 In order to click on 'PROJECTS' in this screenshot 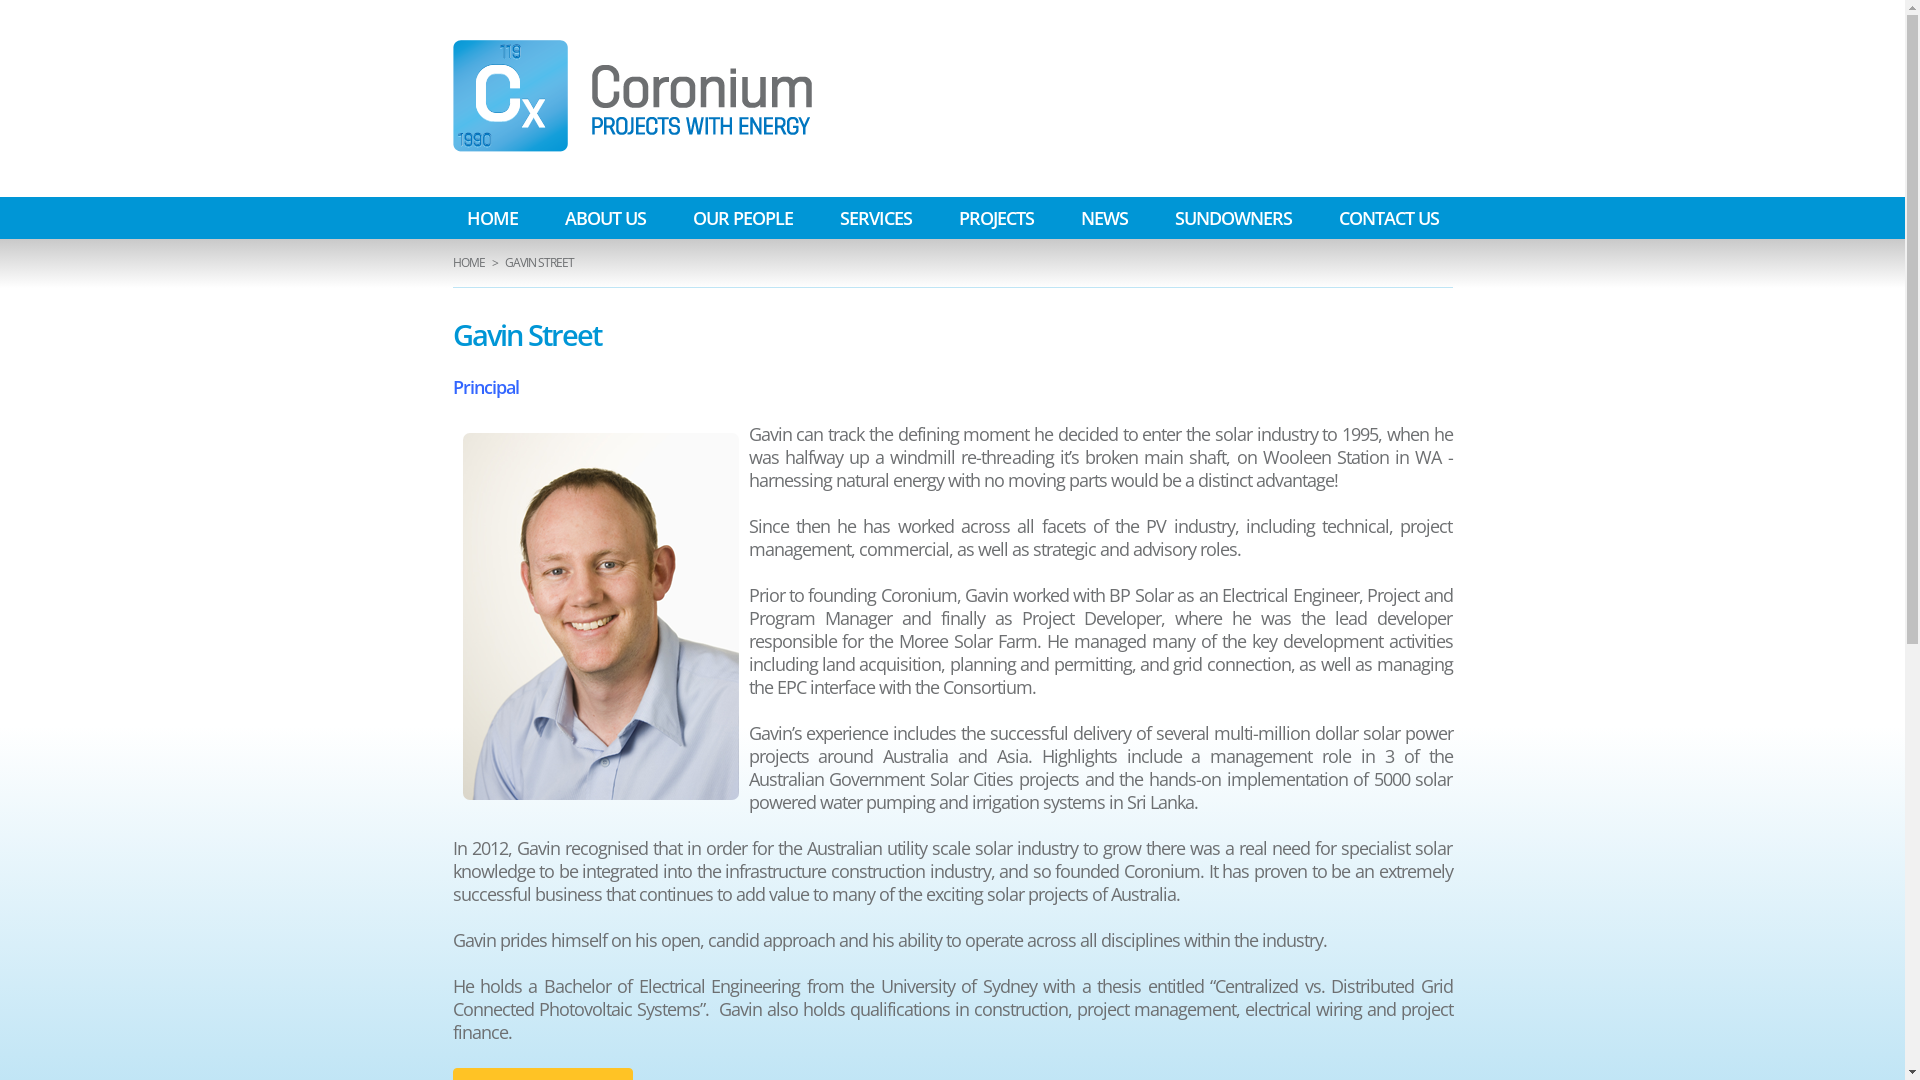, I will do `click(995, 218)`.